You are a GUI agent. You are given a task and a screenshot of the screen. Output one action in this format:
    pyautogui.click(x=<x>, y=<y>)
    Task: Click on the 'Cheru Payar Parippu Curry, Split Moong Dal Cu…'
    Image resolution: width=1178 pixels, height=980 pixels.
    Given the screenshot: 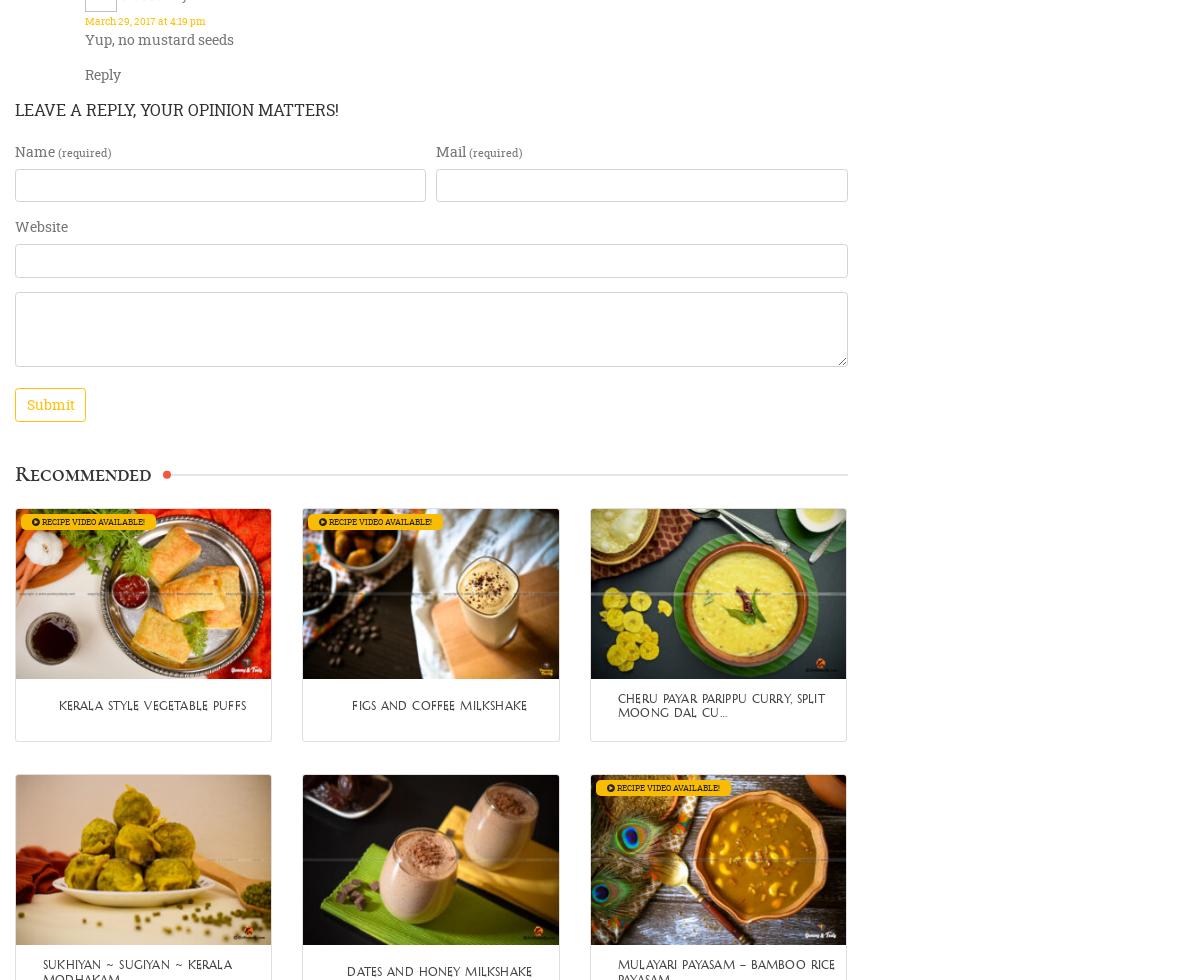 What is the action you would take?
    pyautogui.click(x=719, y=705)
    